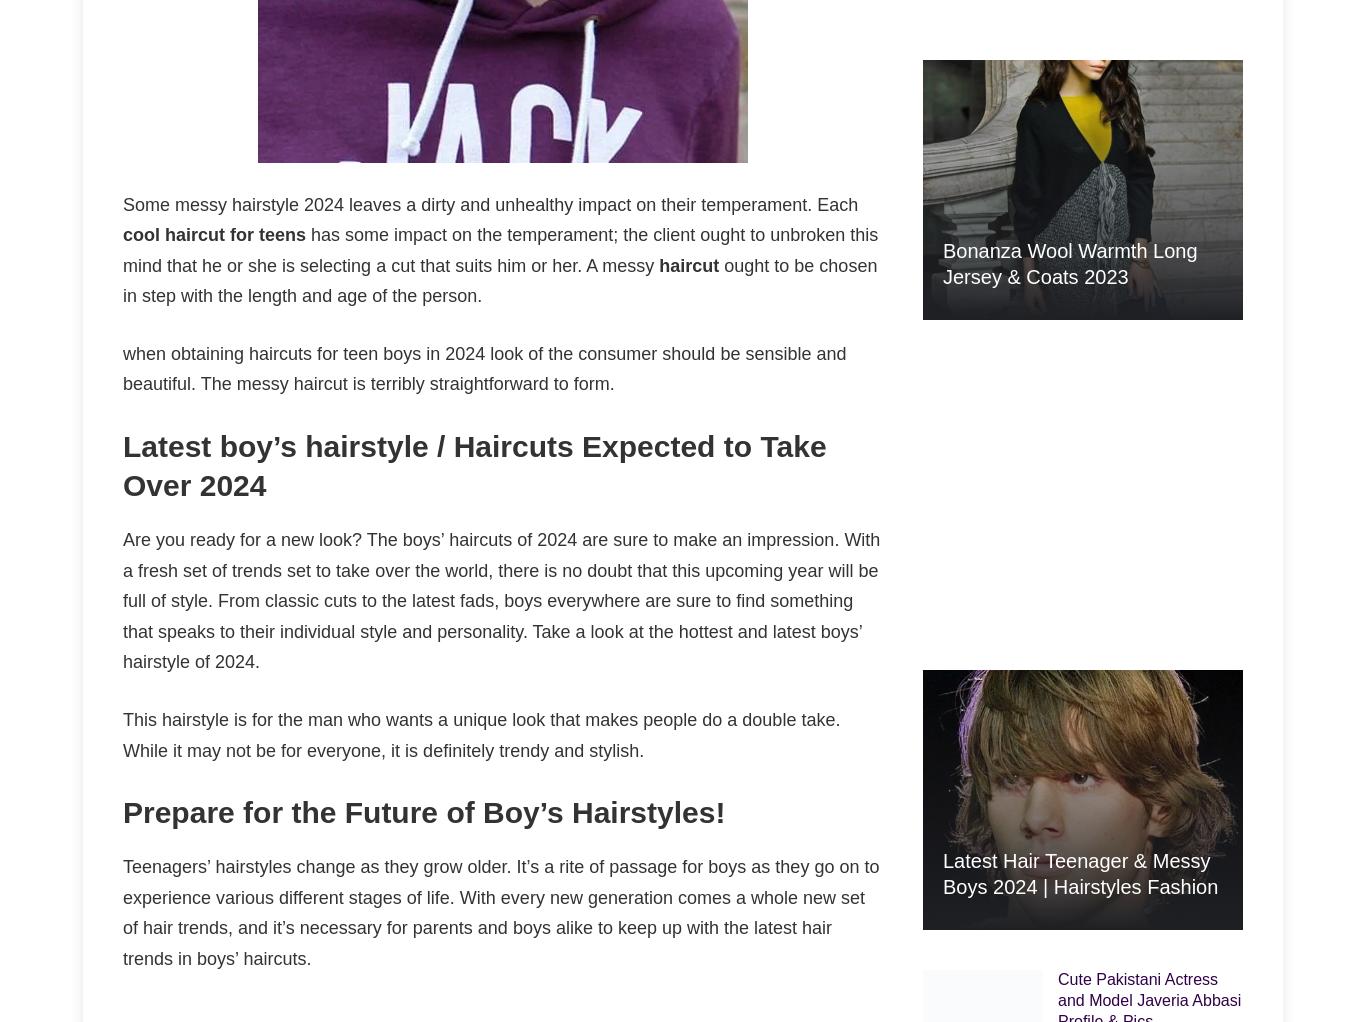  I want to click on 'cool haircut for teens', so click(213, 233).